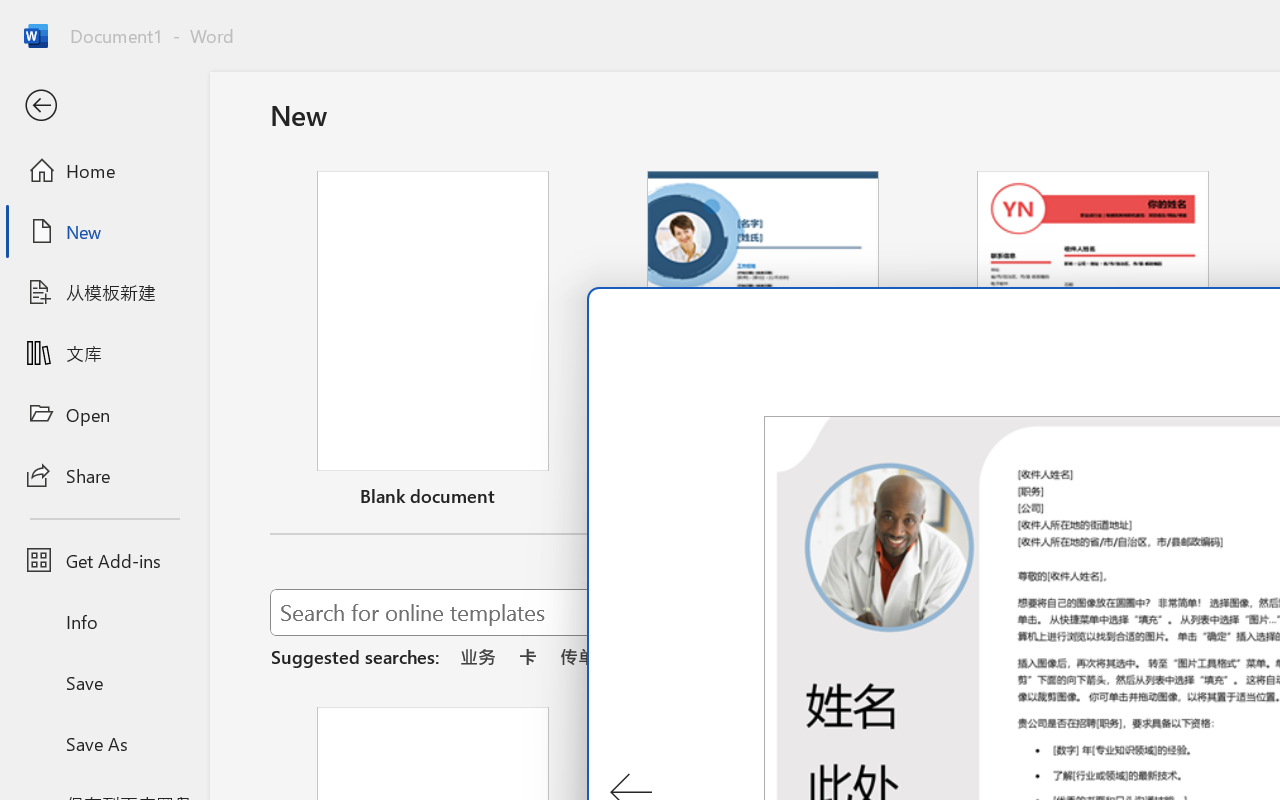 Image resolution: width=1280 pixels, height=800 pixels. What do you see at coordinates (103, 231) in the screenshot?
I see `'New'` at bounding box center [103, 231].